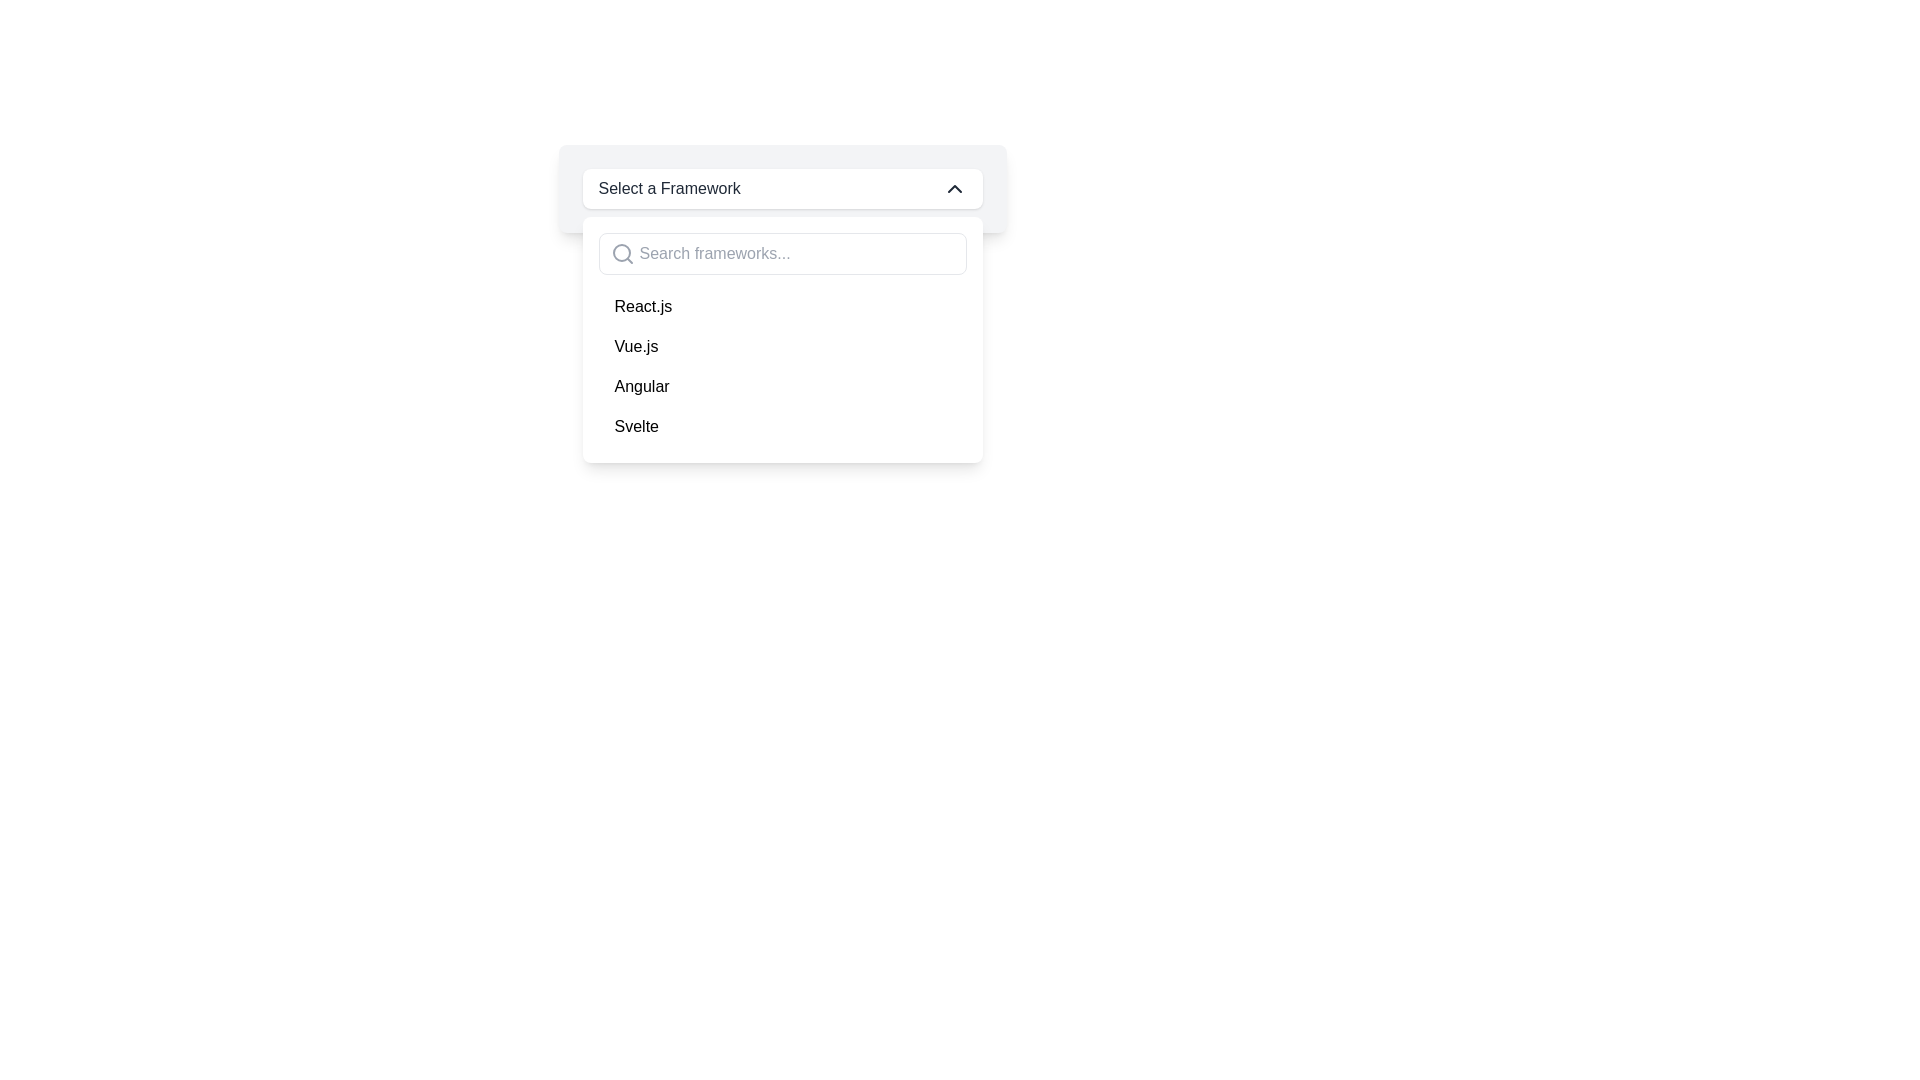 The width and height of the screenshot is (1920, 1080). I want to click on the 'Vue.js' dropdown menu item, so click(635, 346).